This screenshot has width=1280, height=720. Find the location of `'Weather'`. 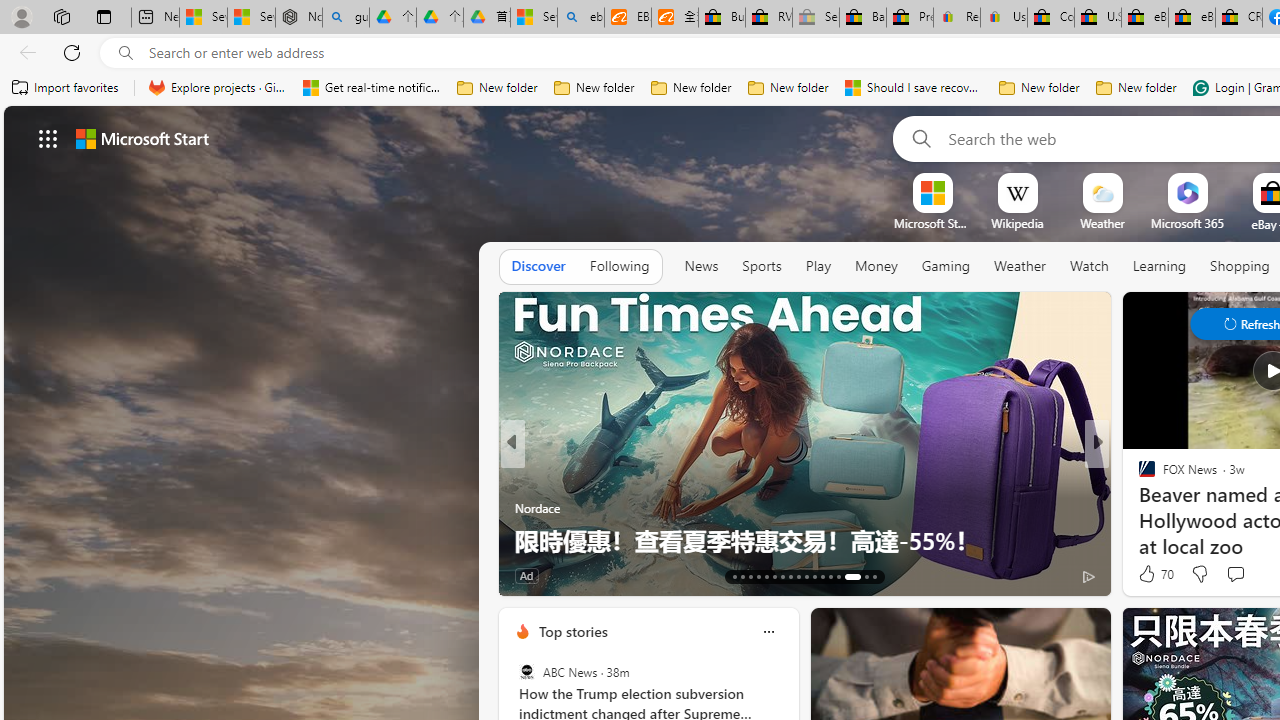

'Weather' is located at coordinates (1020, 265).